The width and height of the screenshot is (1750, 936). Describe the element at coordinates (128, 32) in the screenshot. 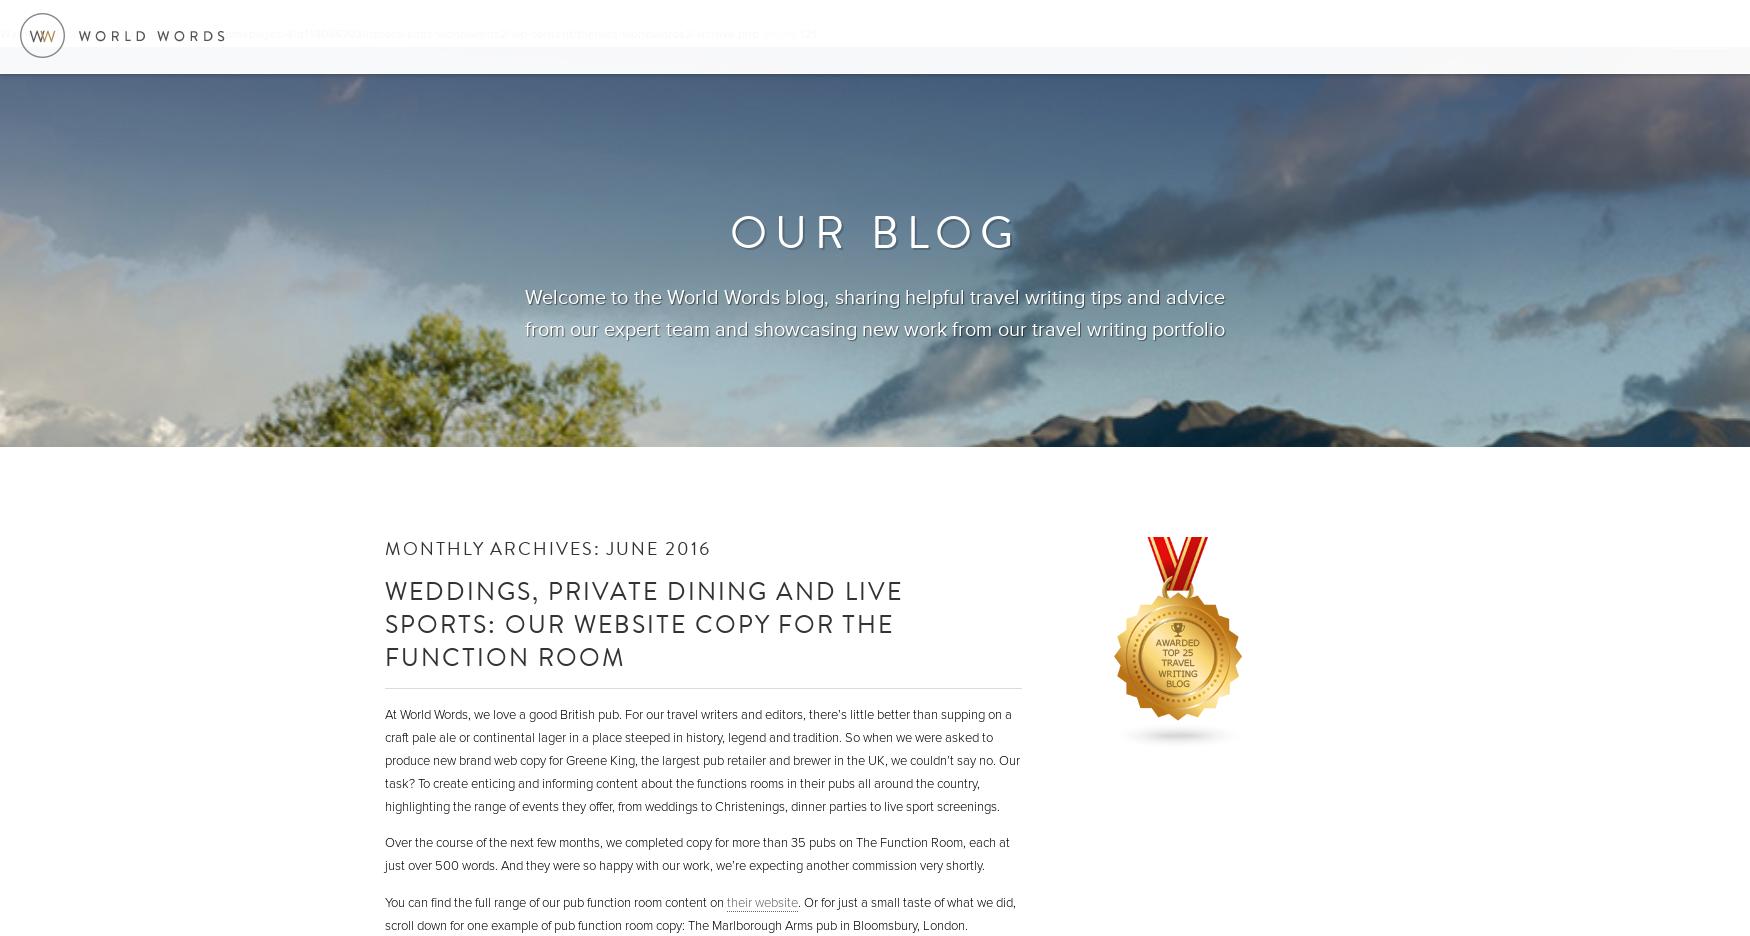

I see `':  Undefined array key "modal" in'` at that location.